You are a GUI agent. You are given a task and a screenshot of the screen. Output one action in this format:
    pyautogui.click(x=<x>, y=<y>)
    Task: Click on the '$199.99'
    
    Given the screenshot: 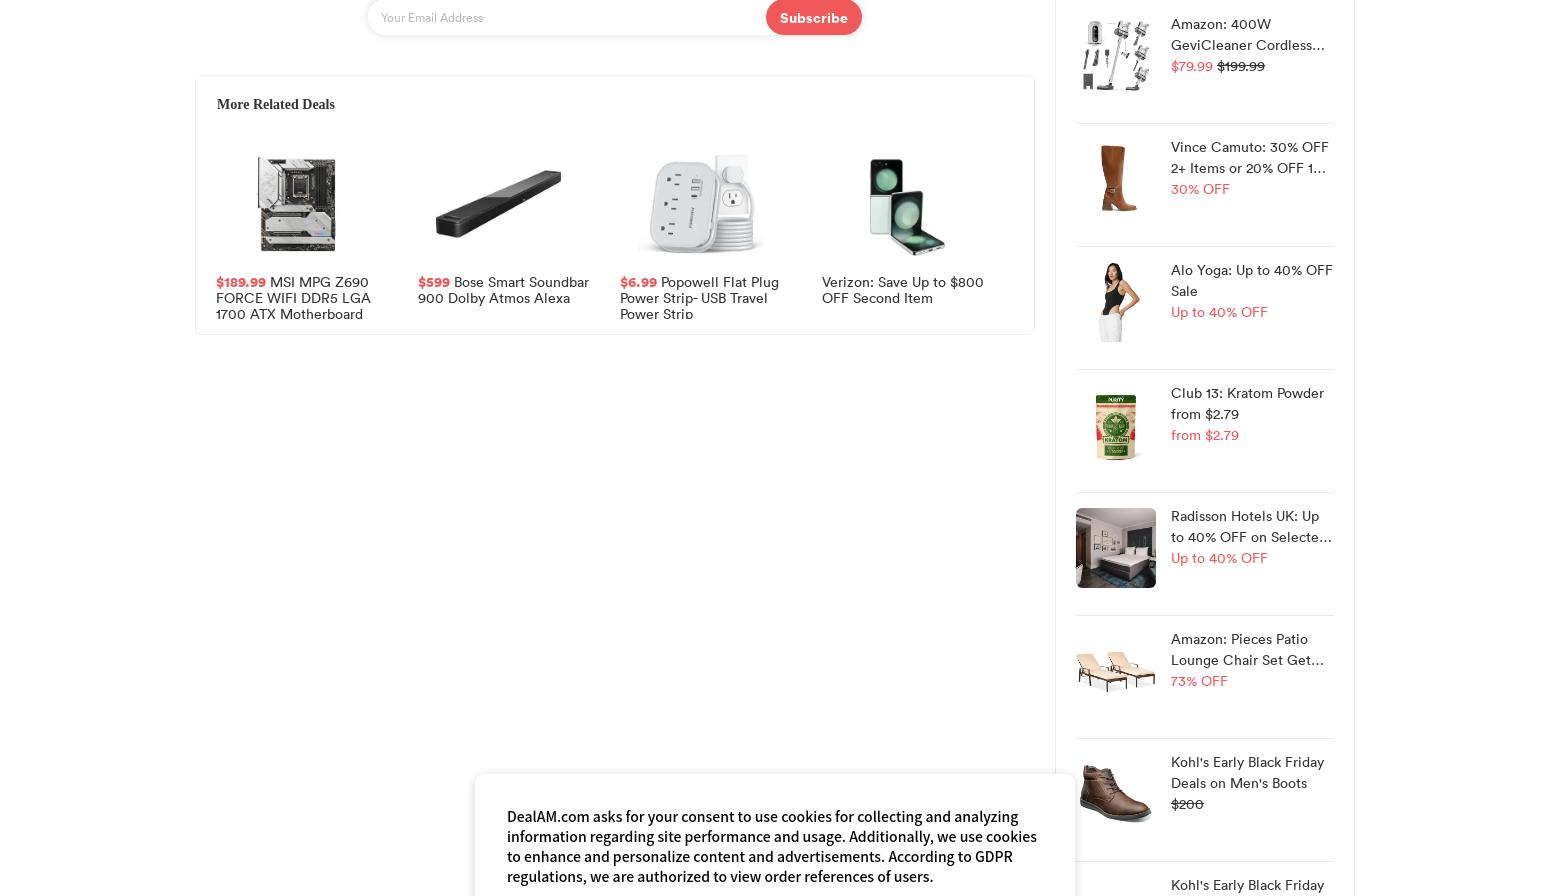 What is the action you would take?
    pyautogui.click(x=1240, y=65)
    